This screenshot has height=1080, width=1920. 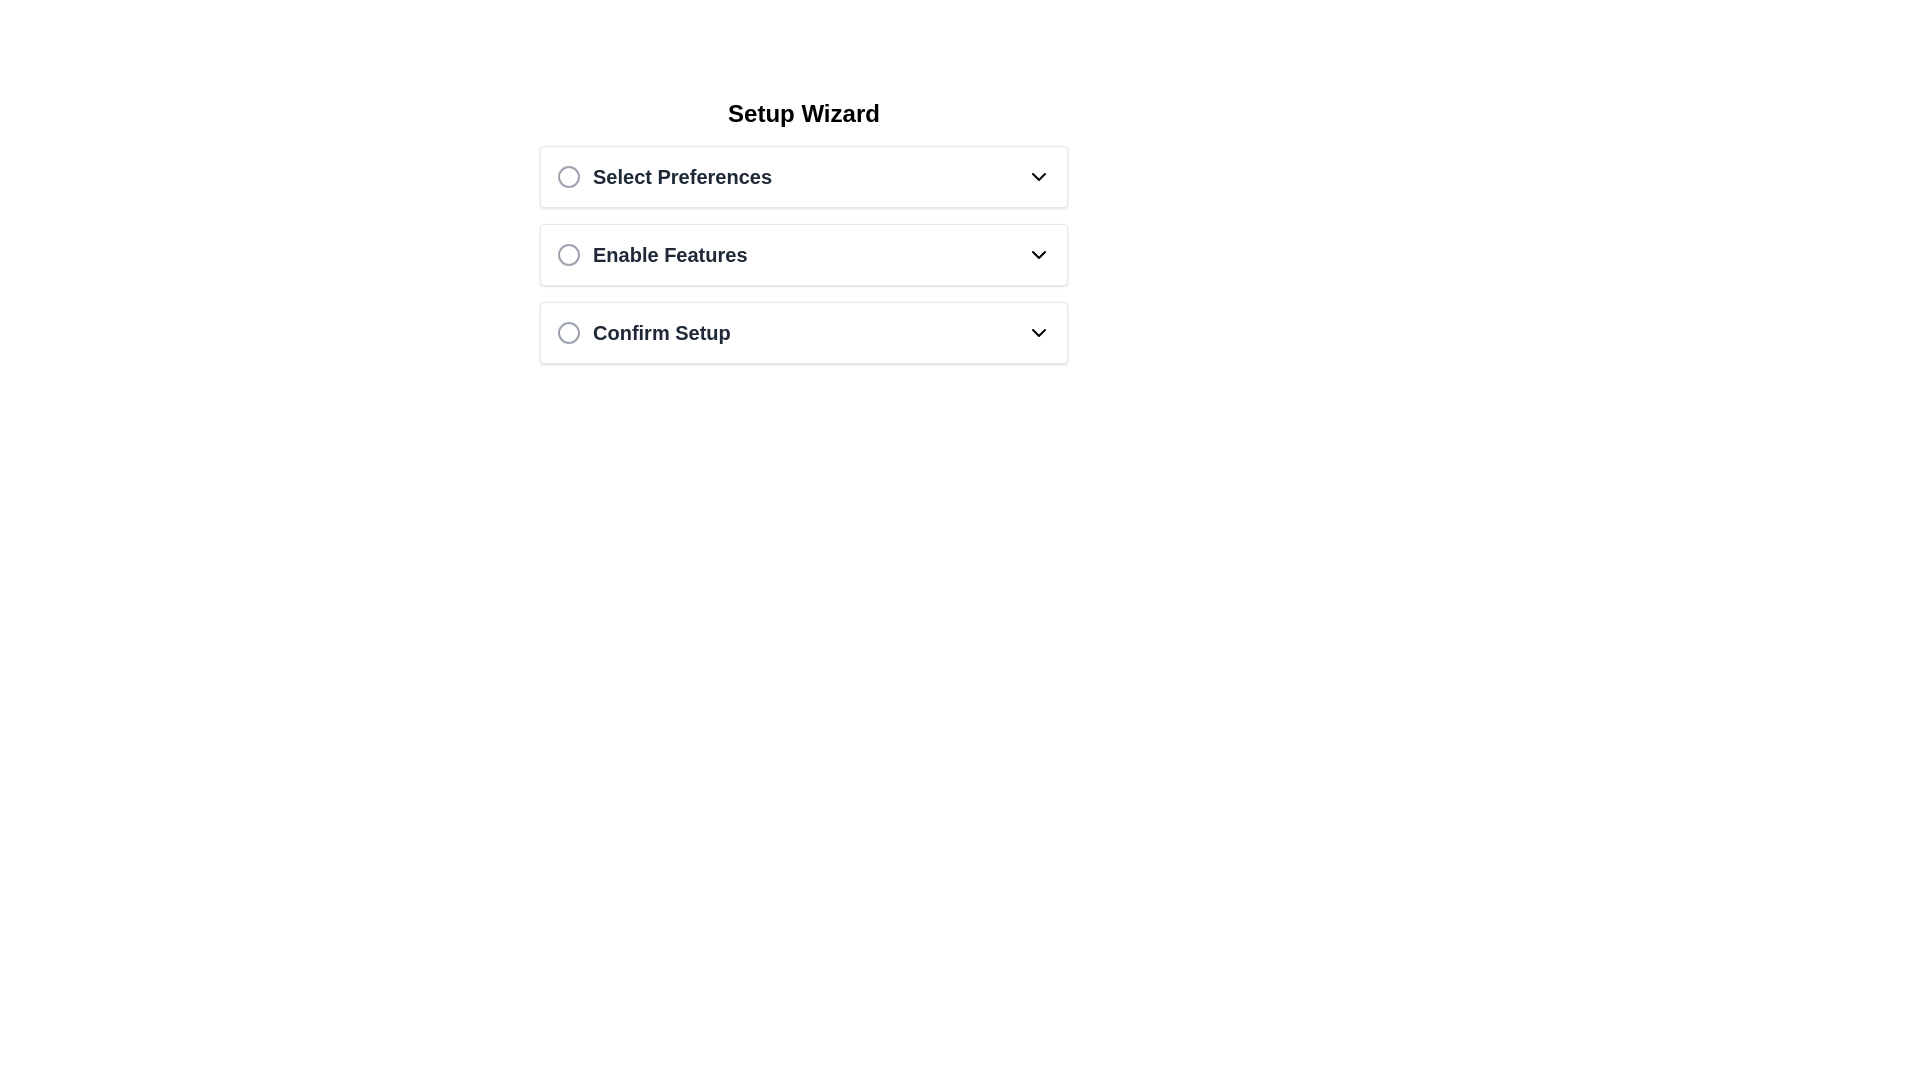 What do you see at coordinates (804, 331) in the screenshot?
I see `the radio button in the third interactive list item of the setup wizard` at bounding box center [804, 331].